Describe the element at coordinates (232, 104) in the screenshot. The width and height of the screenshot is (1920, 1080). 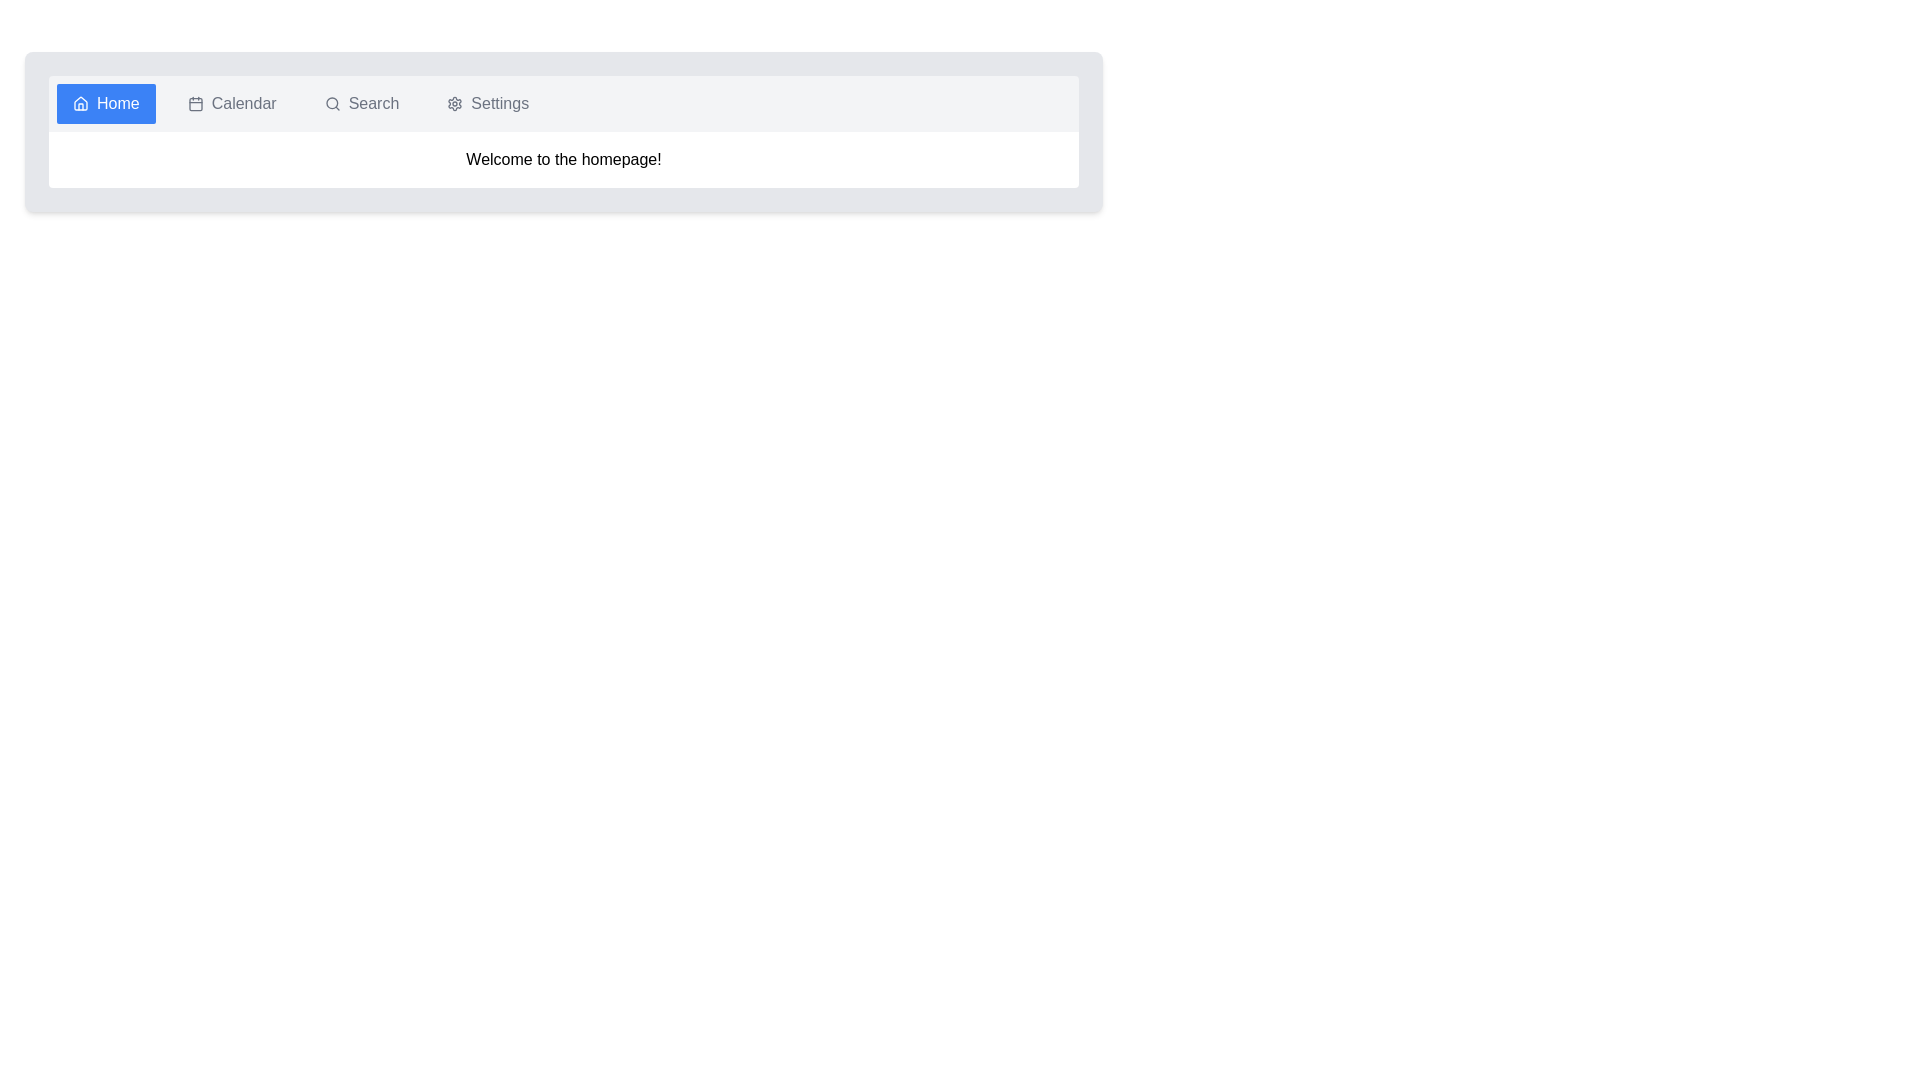
I see `the 'Calendar' button in the top toolbar` at that location.